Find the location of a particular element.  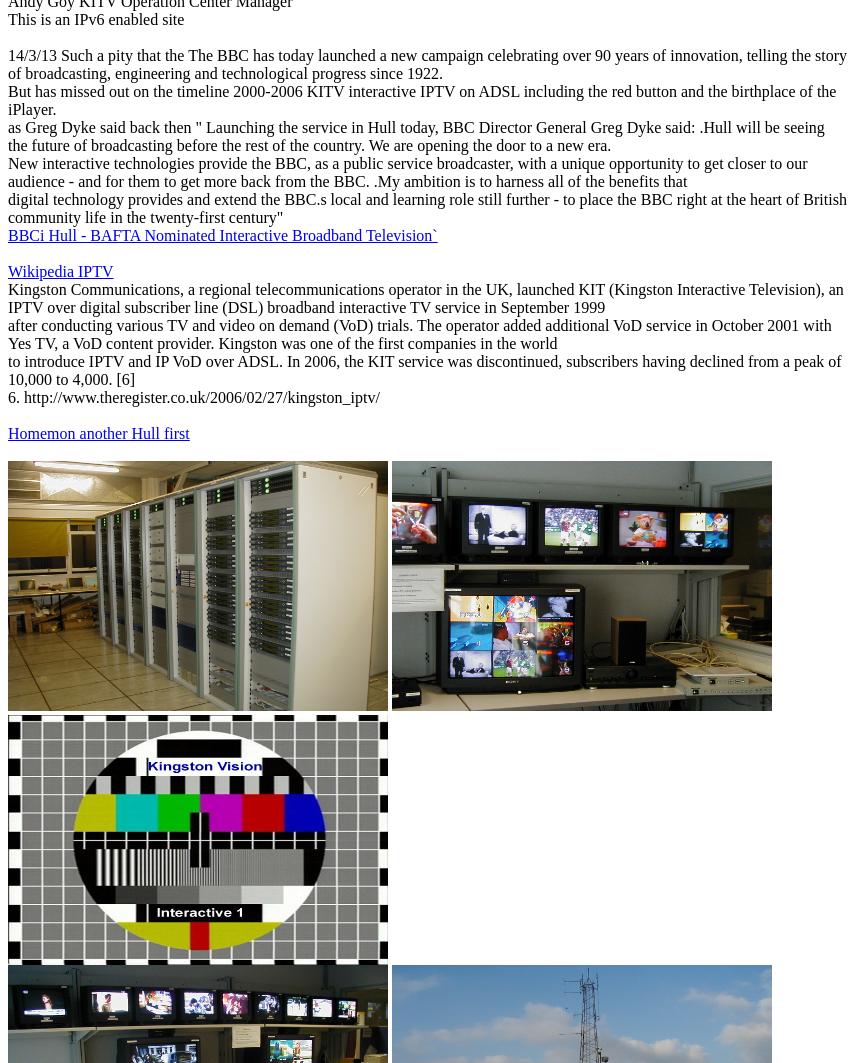

'Kingston Communications, a regional telecommunications operator in the UK, launched KIT (Kingston Interactive Television), an IPTV over digital subscriber line (DSL) broadband interactive TV service in September 1999' is located at coordinates (424, 297).